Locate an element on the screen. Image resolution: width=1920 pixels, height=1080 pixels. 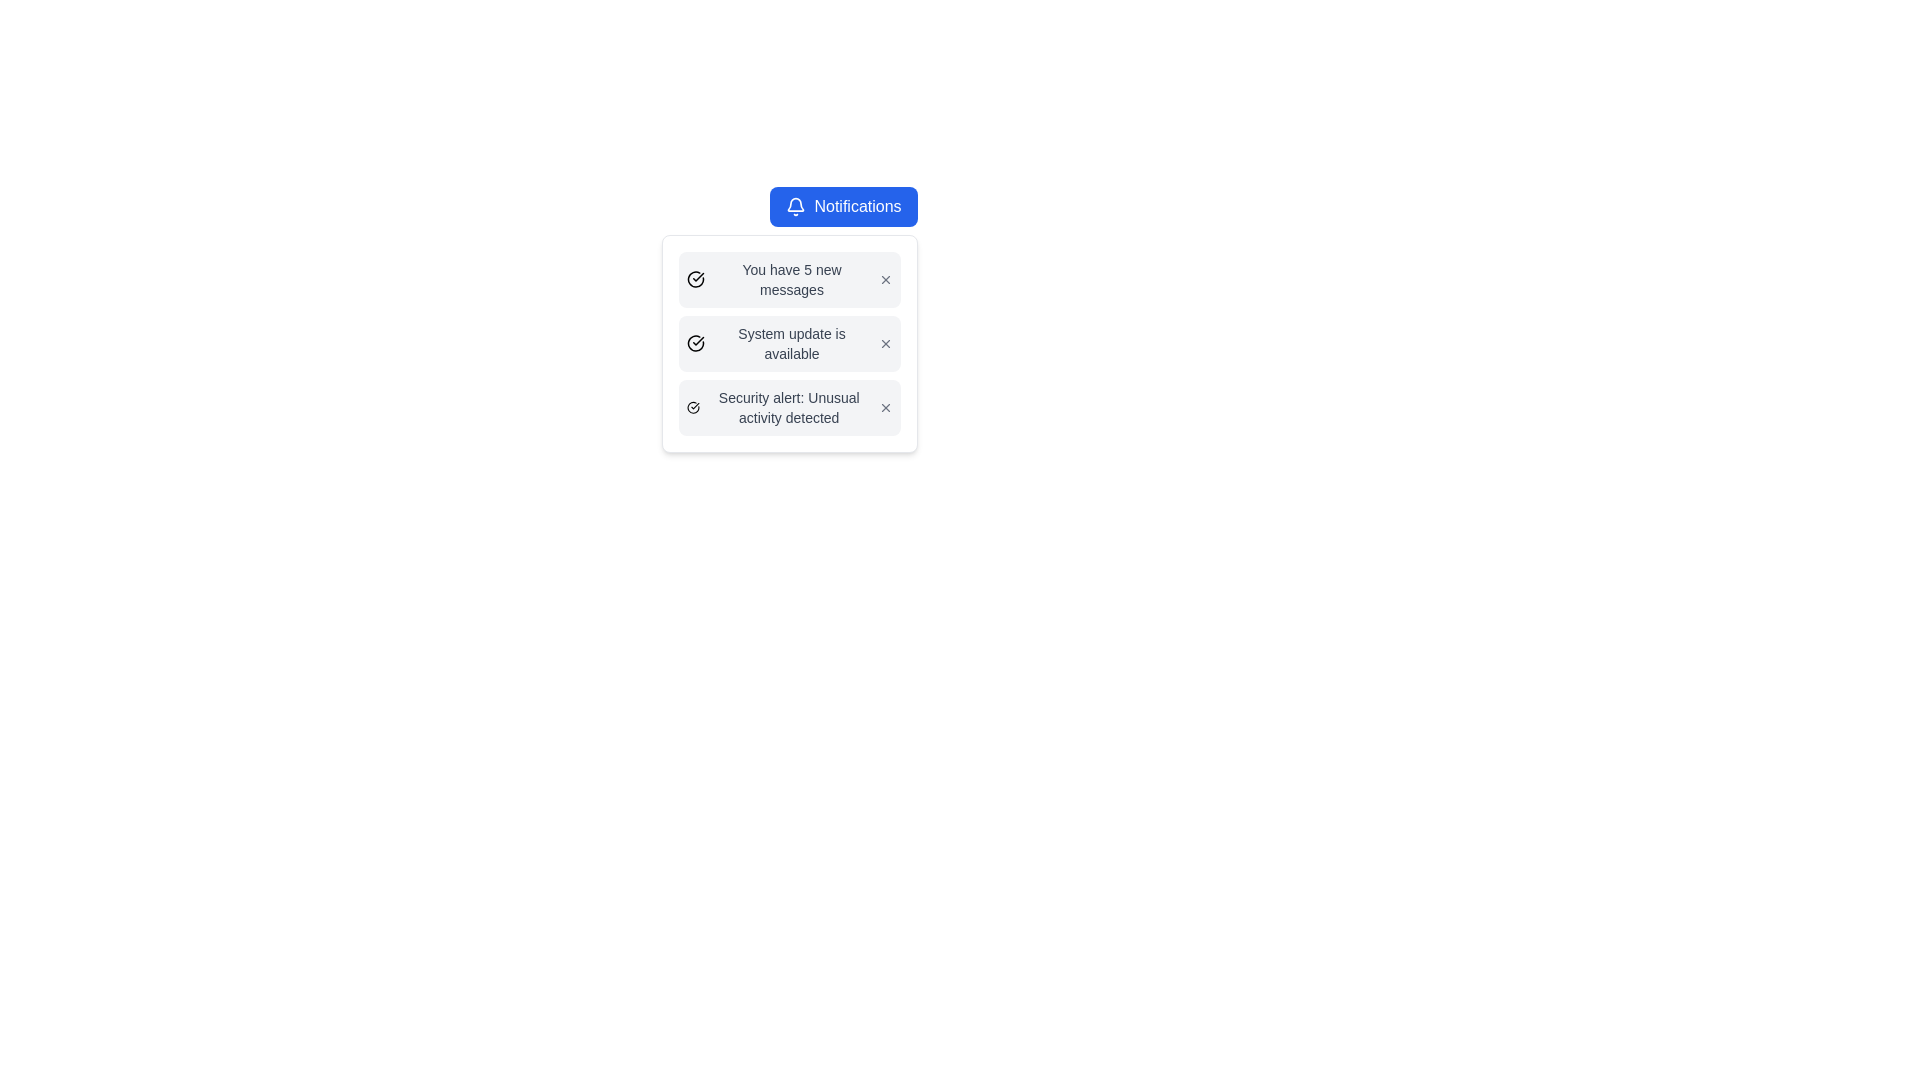
the close button represented by a gray 'x' icon located on the far right of the notification labeled 'Security alert: Unusual activity detected' is located at coordinates (884, 407).